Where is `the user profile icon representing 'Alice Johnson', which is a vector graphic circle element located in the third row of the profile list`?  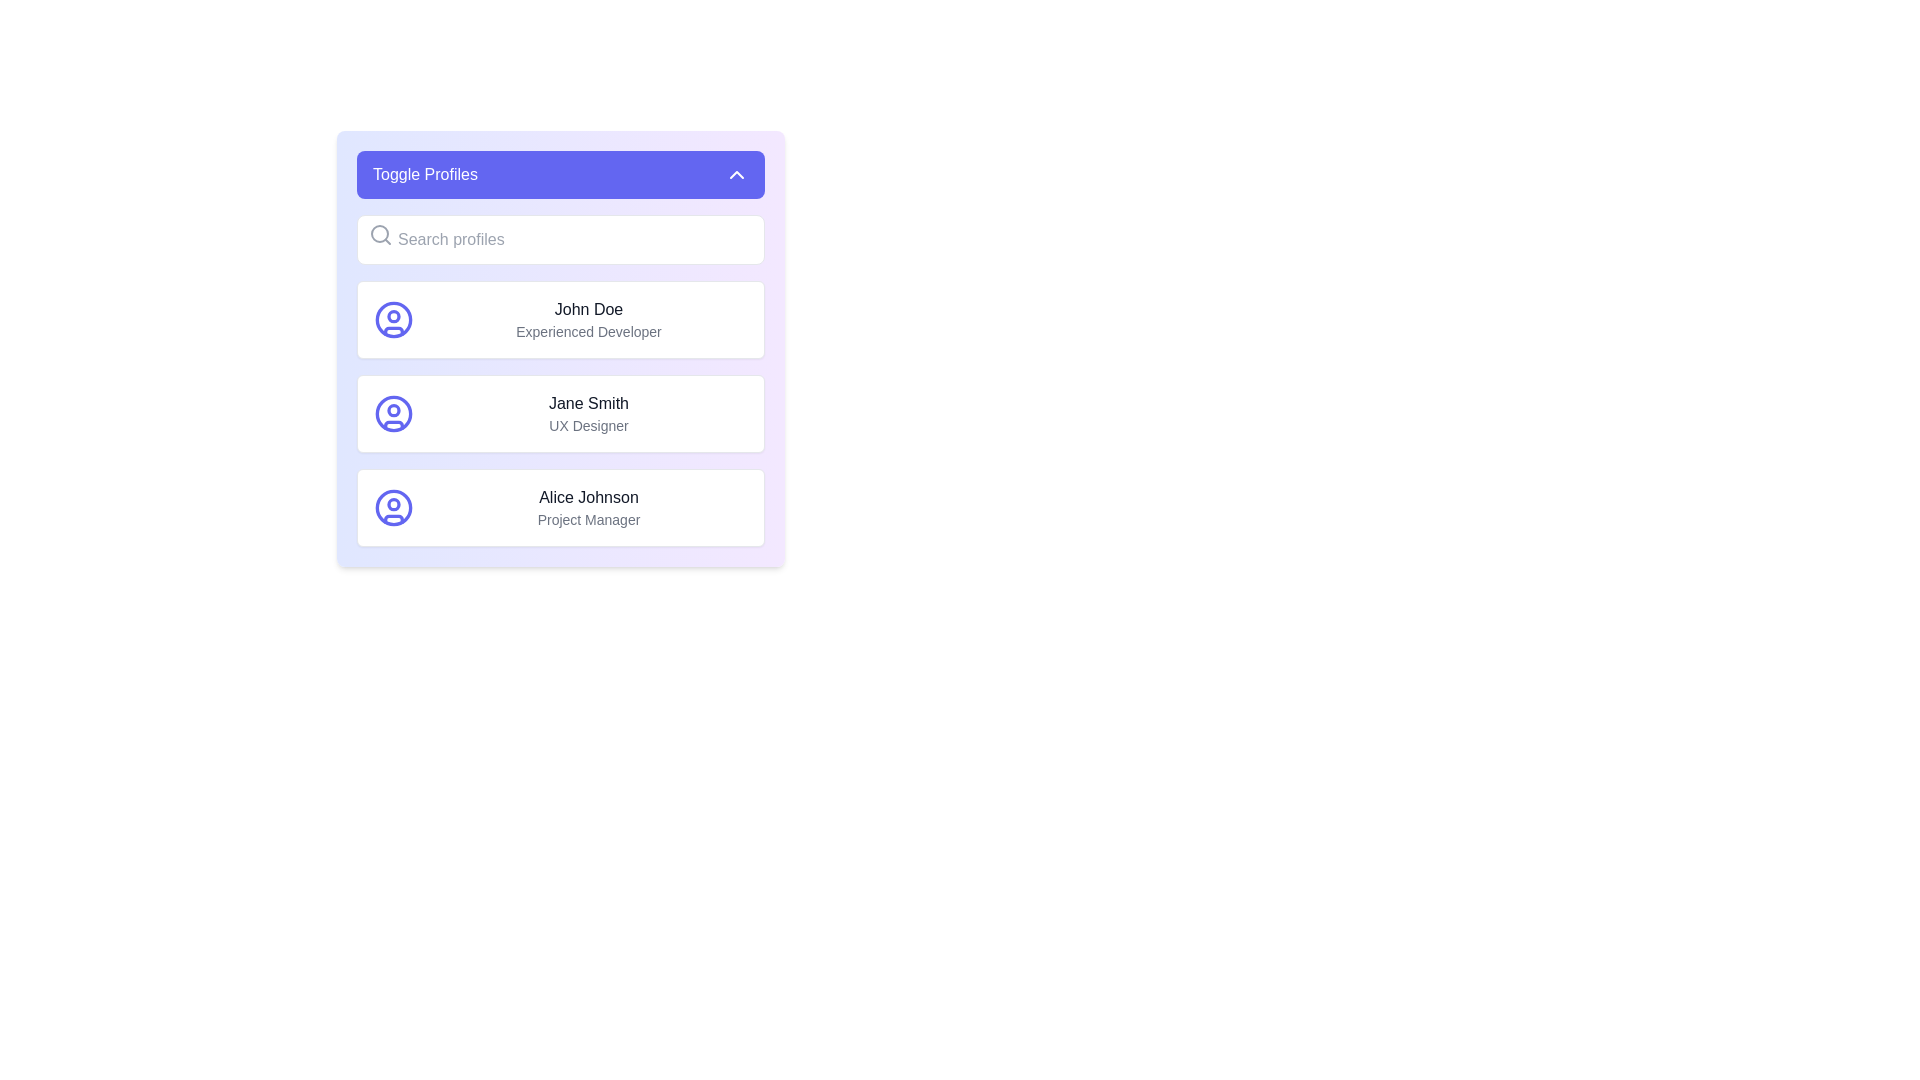 the user profile icon representing 'Alice Johnson', which is a vector graphic circle element located in the third row of the profile list is located at coordinates (393, 507).